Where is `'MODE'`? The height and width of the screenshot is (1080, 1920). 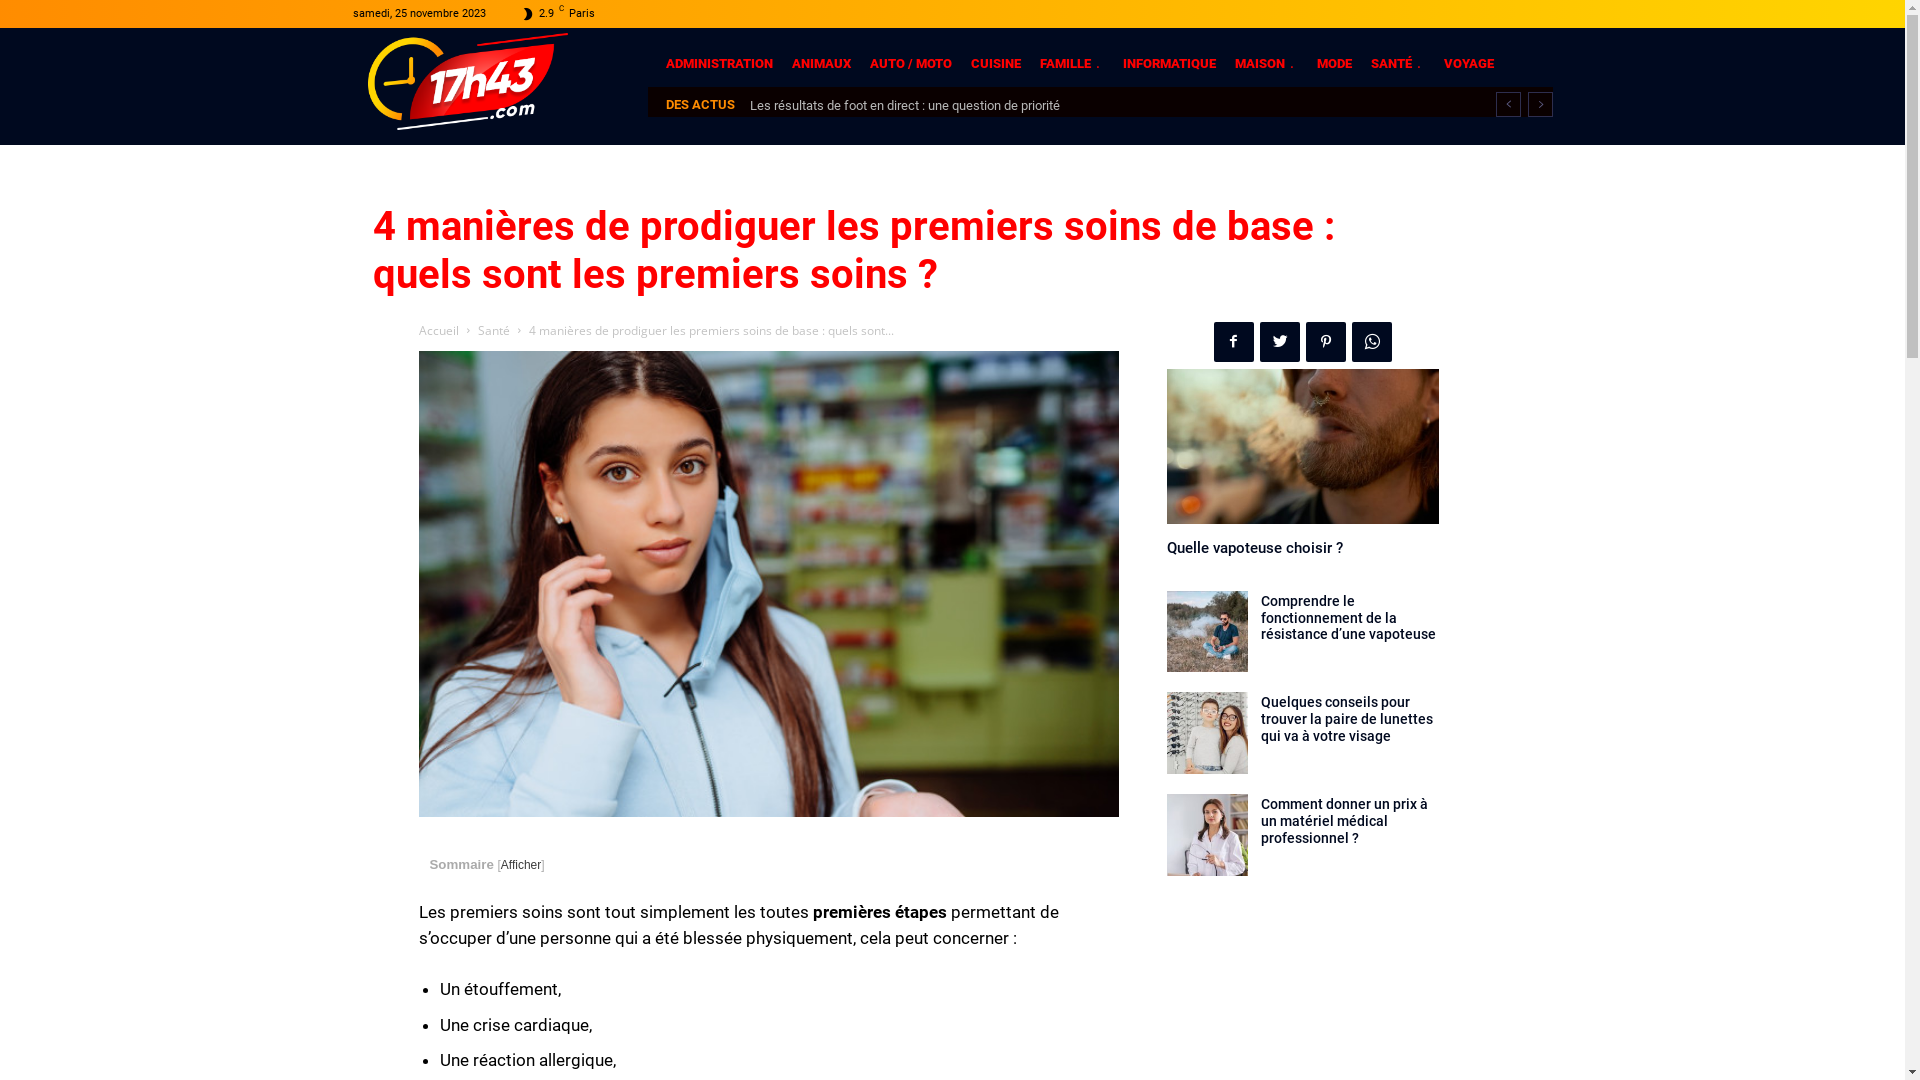
'MODE' is located at coordinates (1333, 62).